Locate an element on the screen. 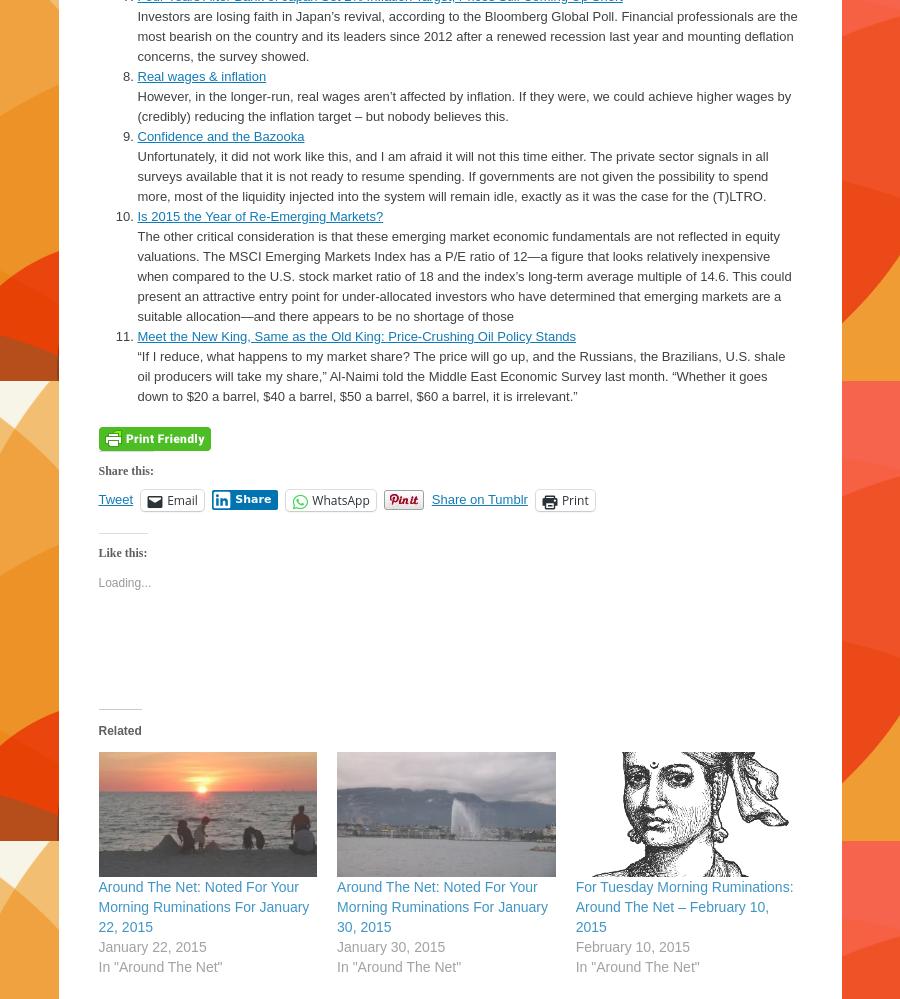 This screenshot has height=999, width=900. 'Related' is located at coordinates (119, 675).